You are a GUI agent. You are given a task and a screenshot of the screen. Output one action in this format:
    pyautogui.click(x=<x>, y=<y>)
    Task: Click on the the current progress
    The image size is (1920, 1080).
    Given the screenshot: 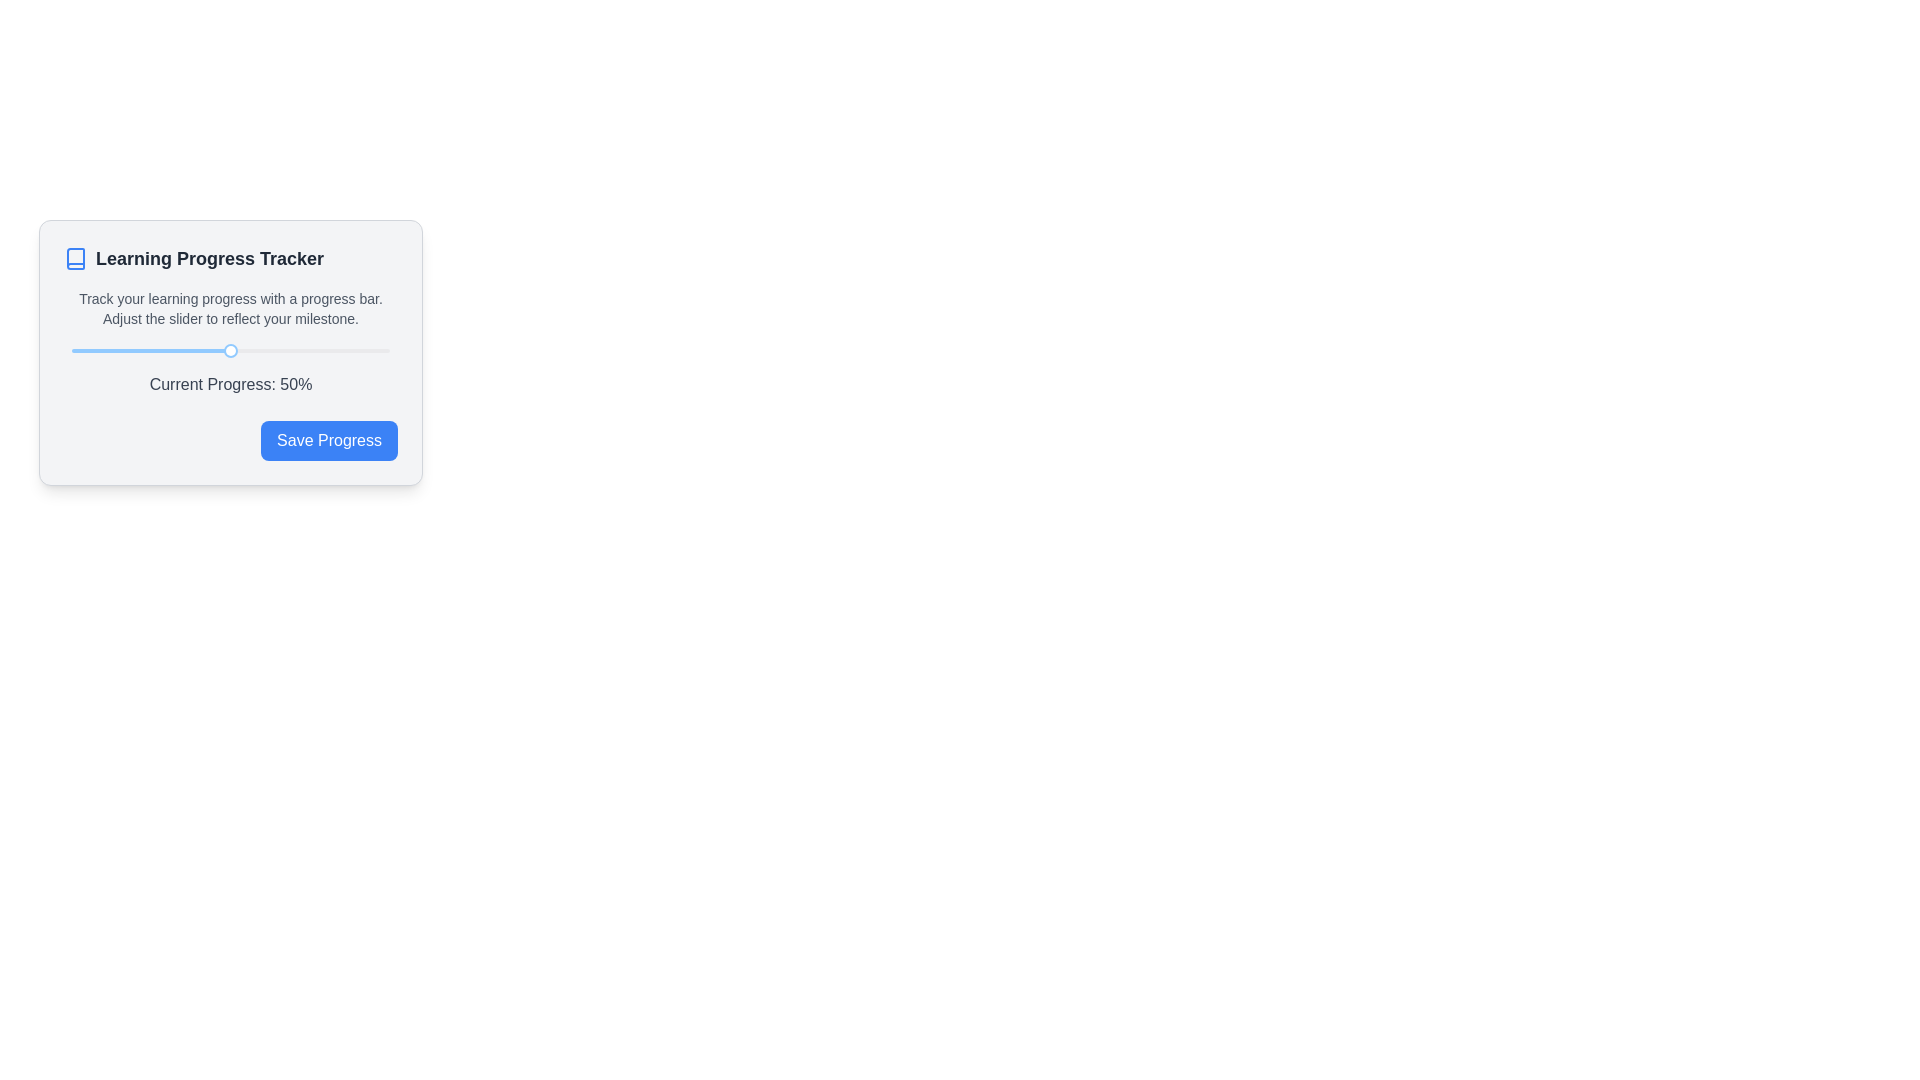 What is the action you would take?
    pyautogui.click(x=208, y=350)
    